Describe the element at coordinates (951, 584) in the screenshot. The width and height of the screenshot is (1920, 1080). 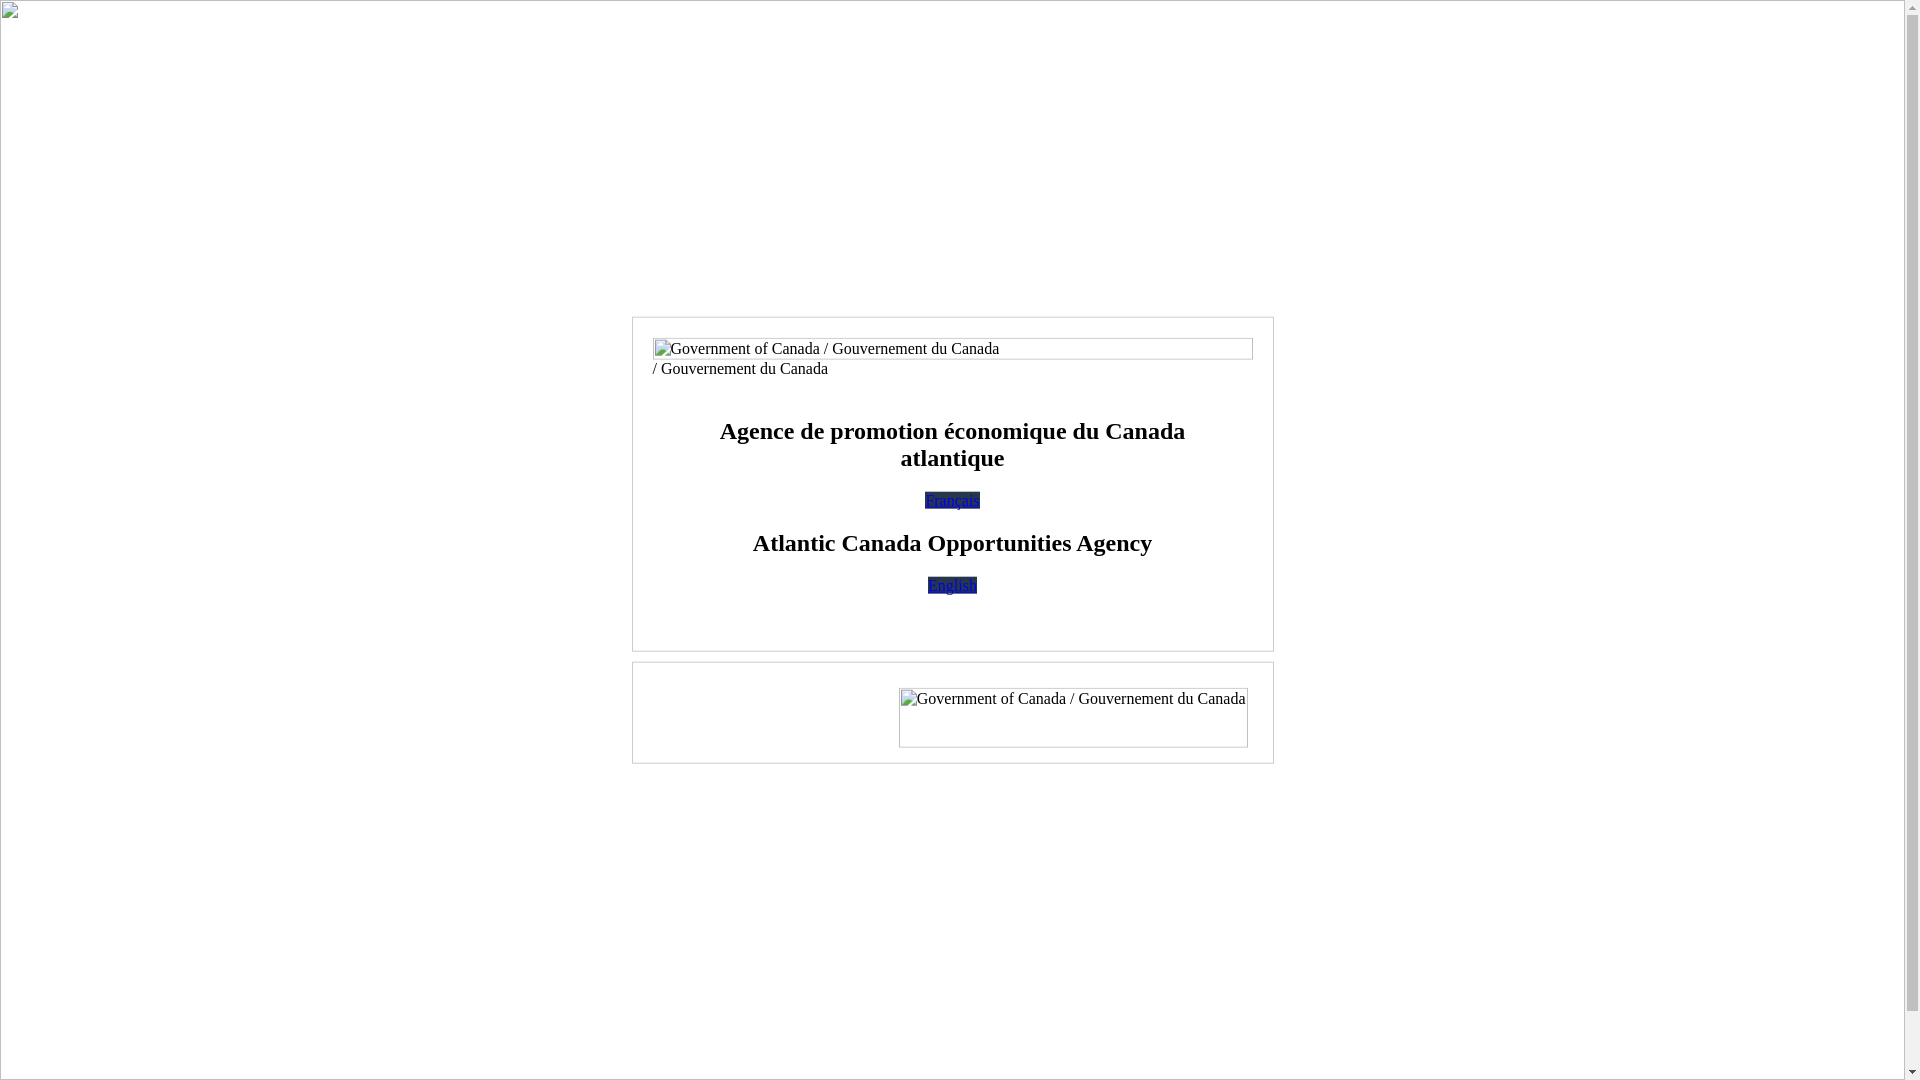
I see `'English'` at that location.